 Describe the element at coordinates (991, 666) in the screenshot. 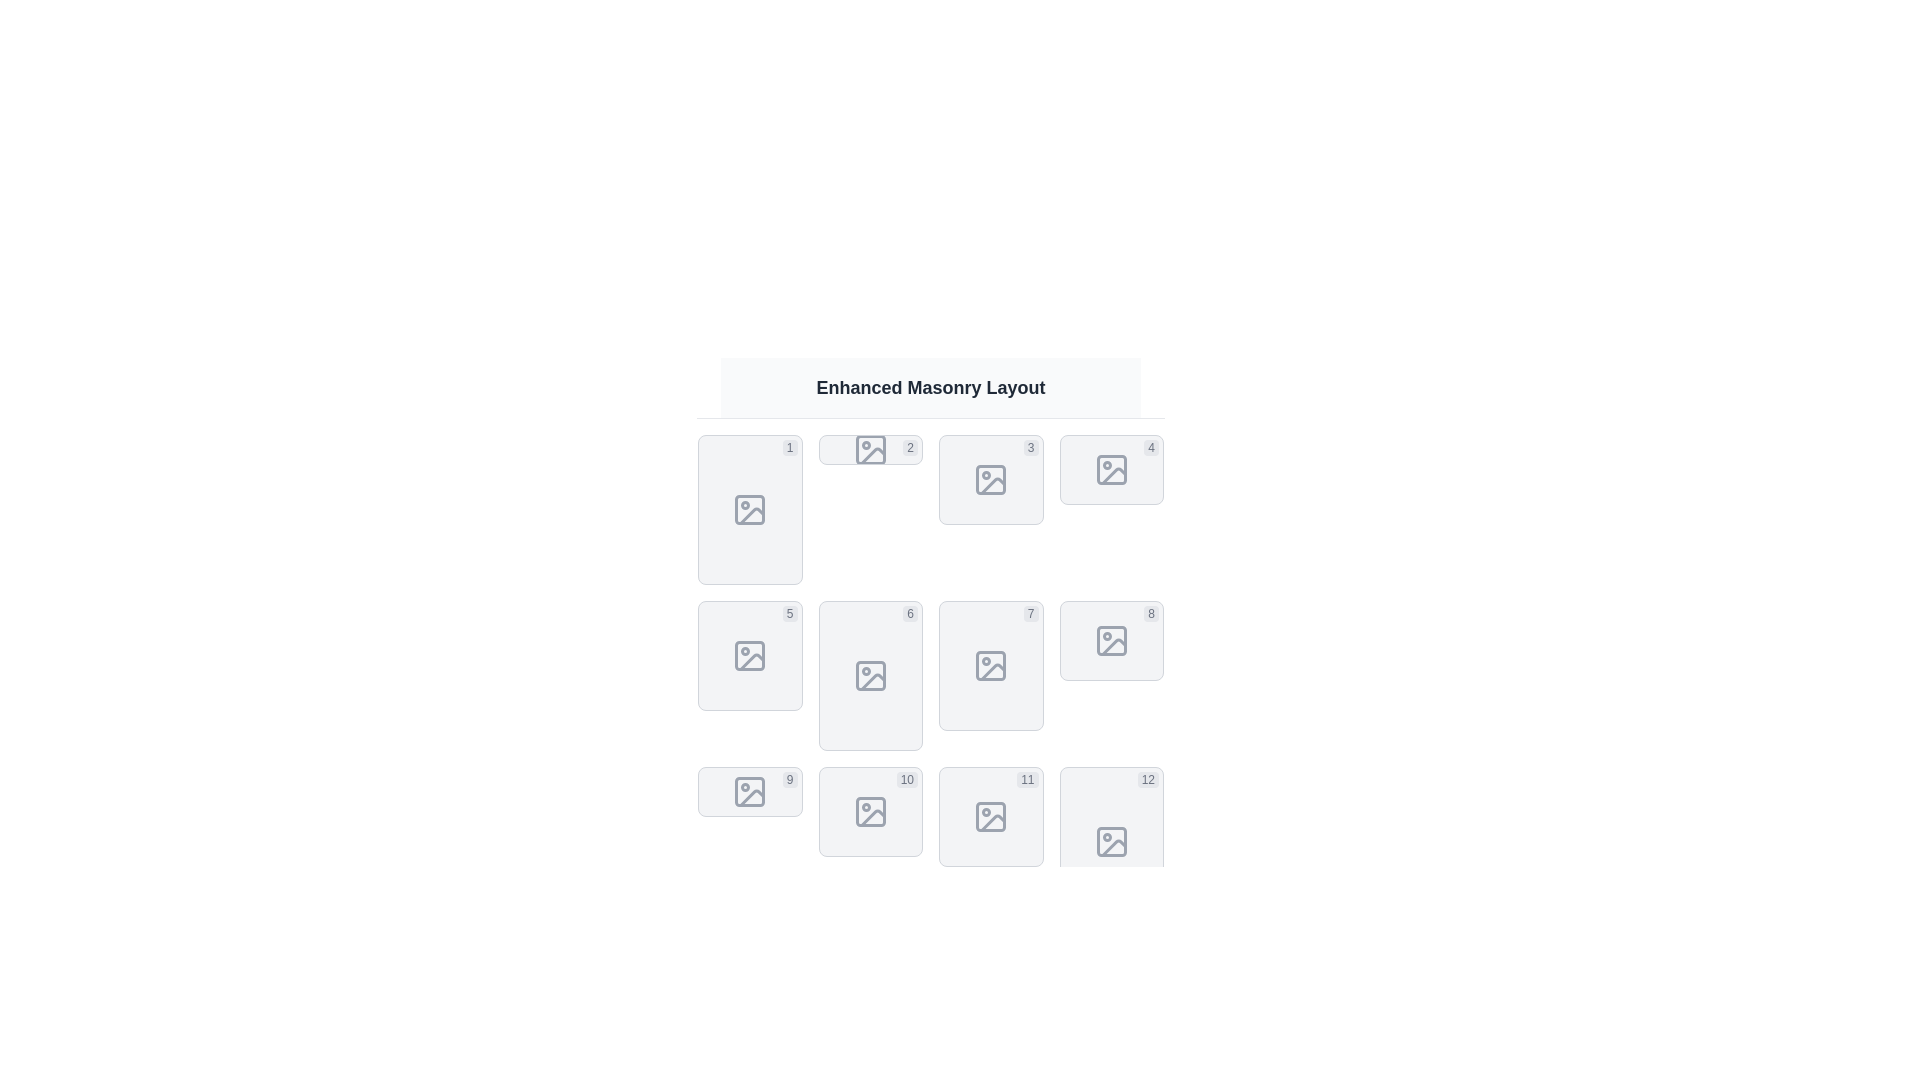

I see `the icon resembling a picture frame with a centered circle and a diagonal line in the seventh panel of the grid layout` at that location.